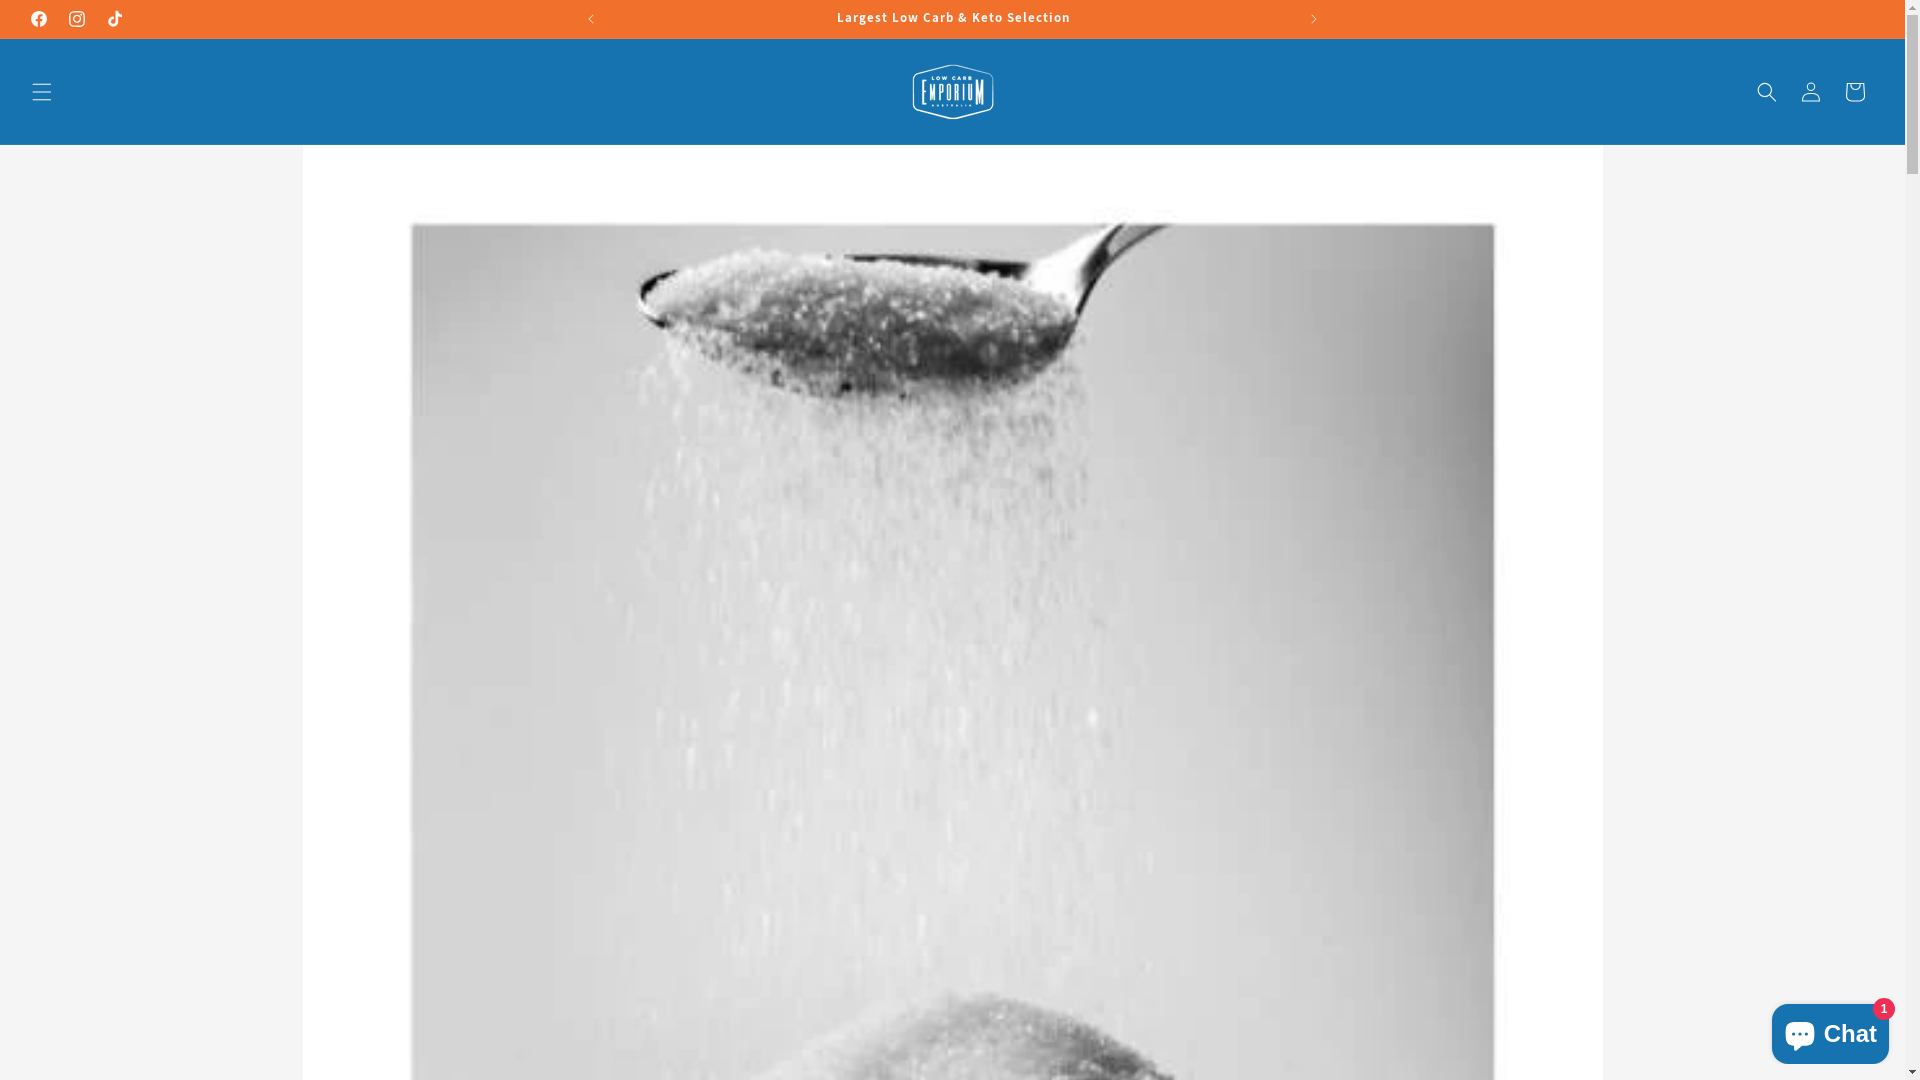  Describe the element at coordinates (1833, 92) in the screenshot. I see `'Cart'` at that location.